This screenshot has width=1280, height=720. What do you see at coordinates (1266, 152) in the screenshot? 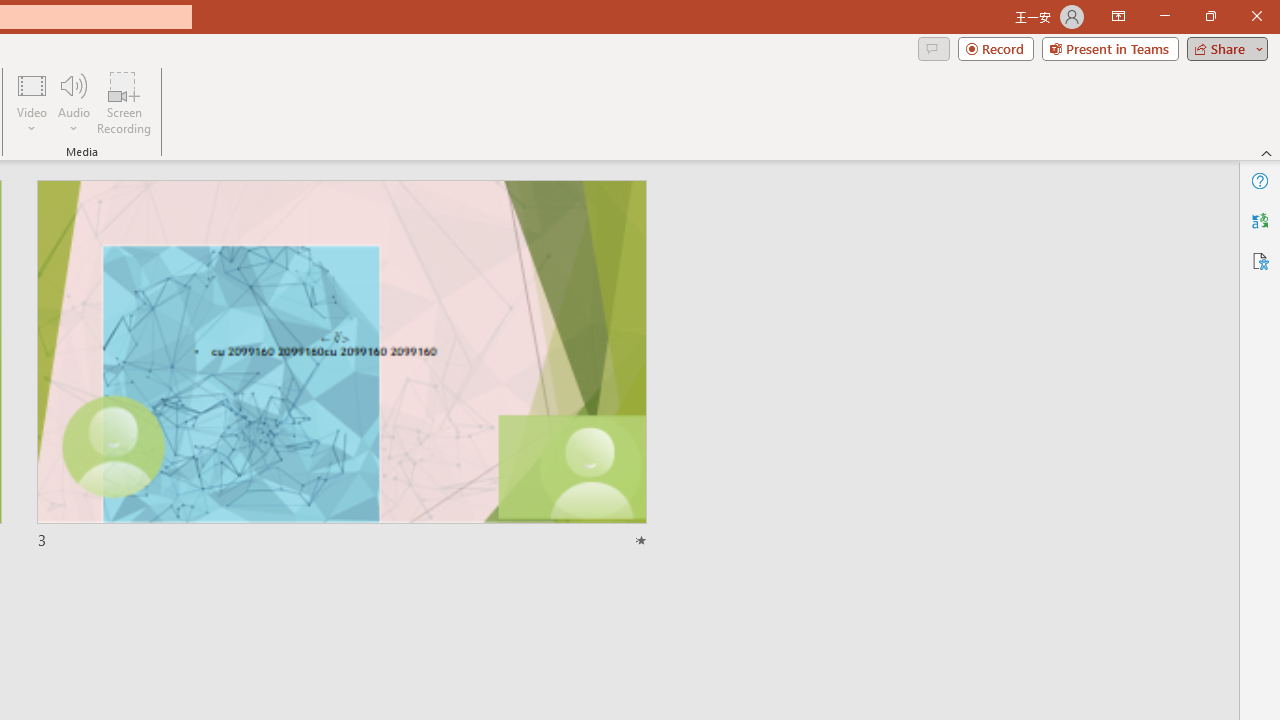
I see `'Collapse the Ribbon'` at bounding box center [1266, 152].